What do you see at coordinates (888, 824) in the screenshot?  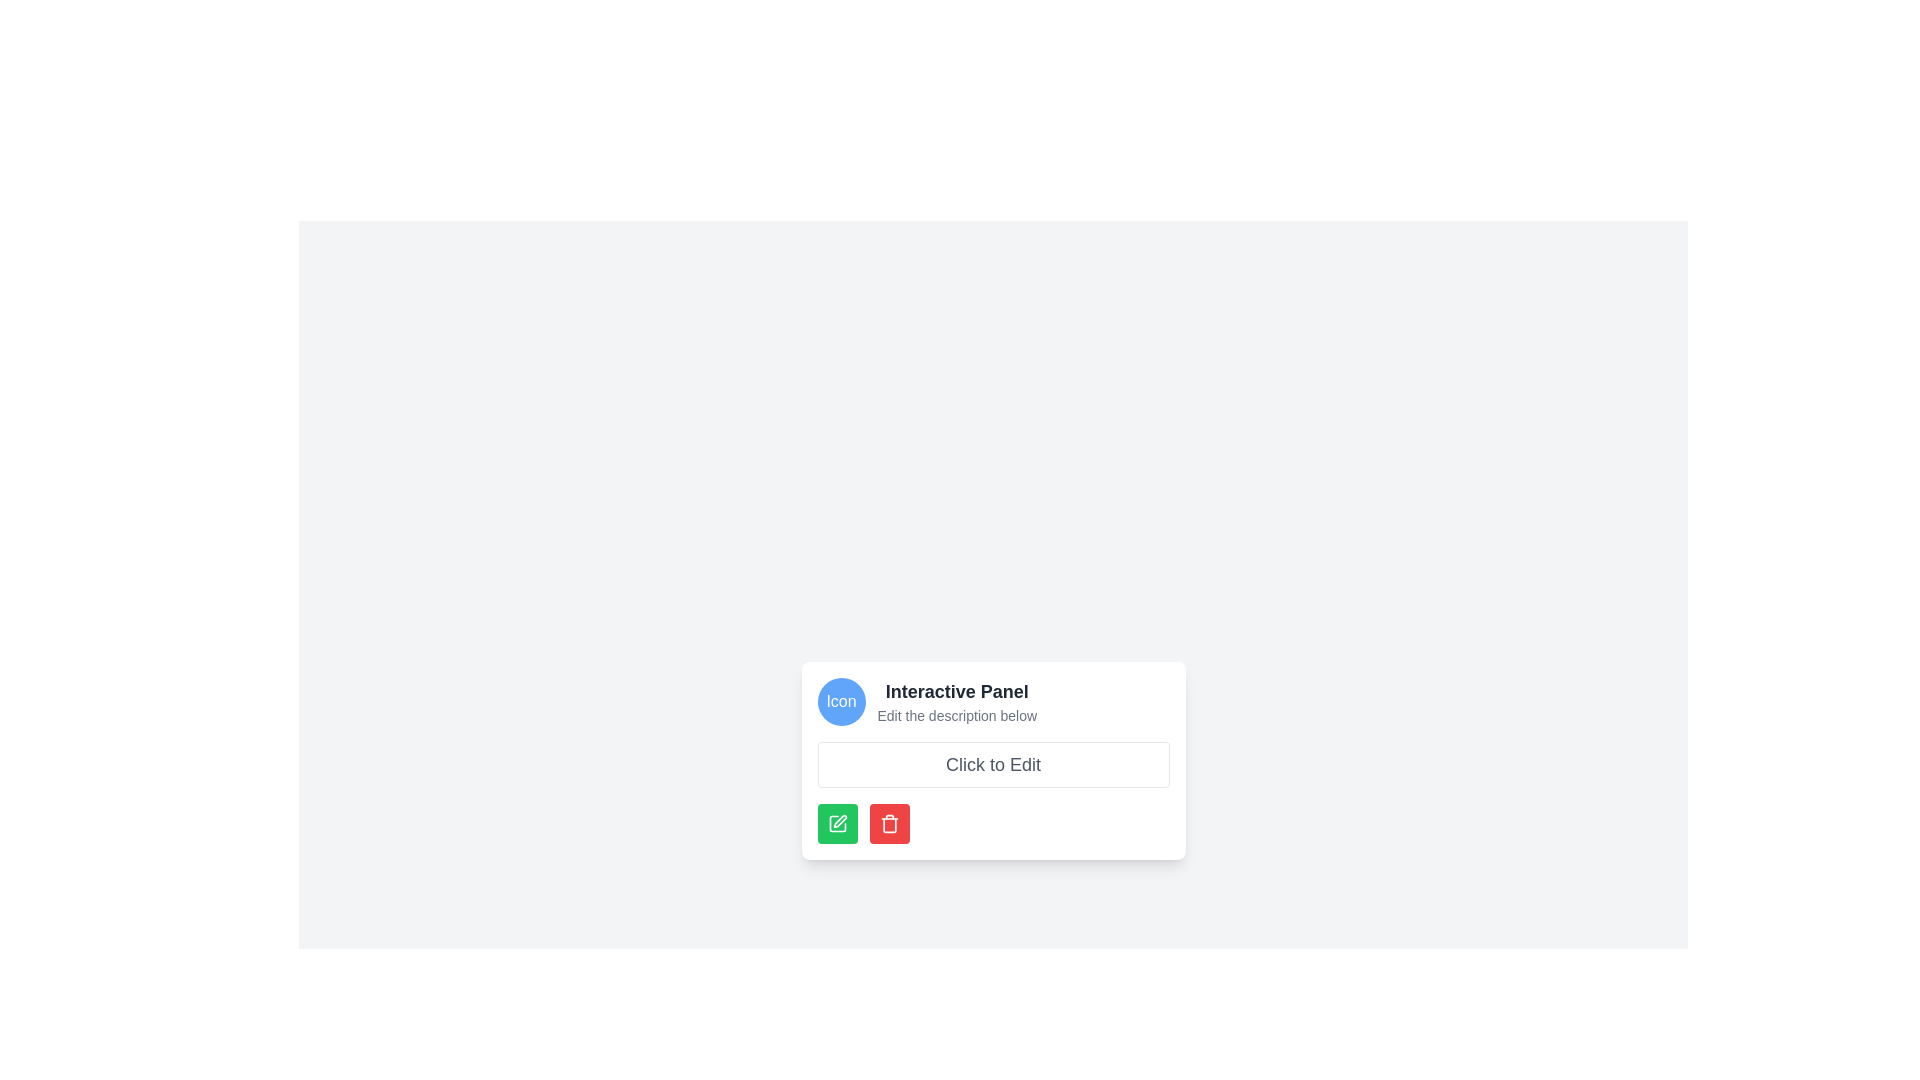 I see `the trash can icon within the circular red button located at the lower right corner of the interactive panel` at bounding box center [888, 824].